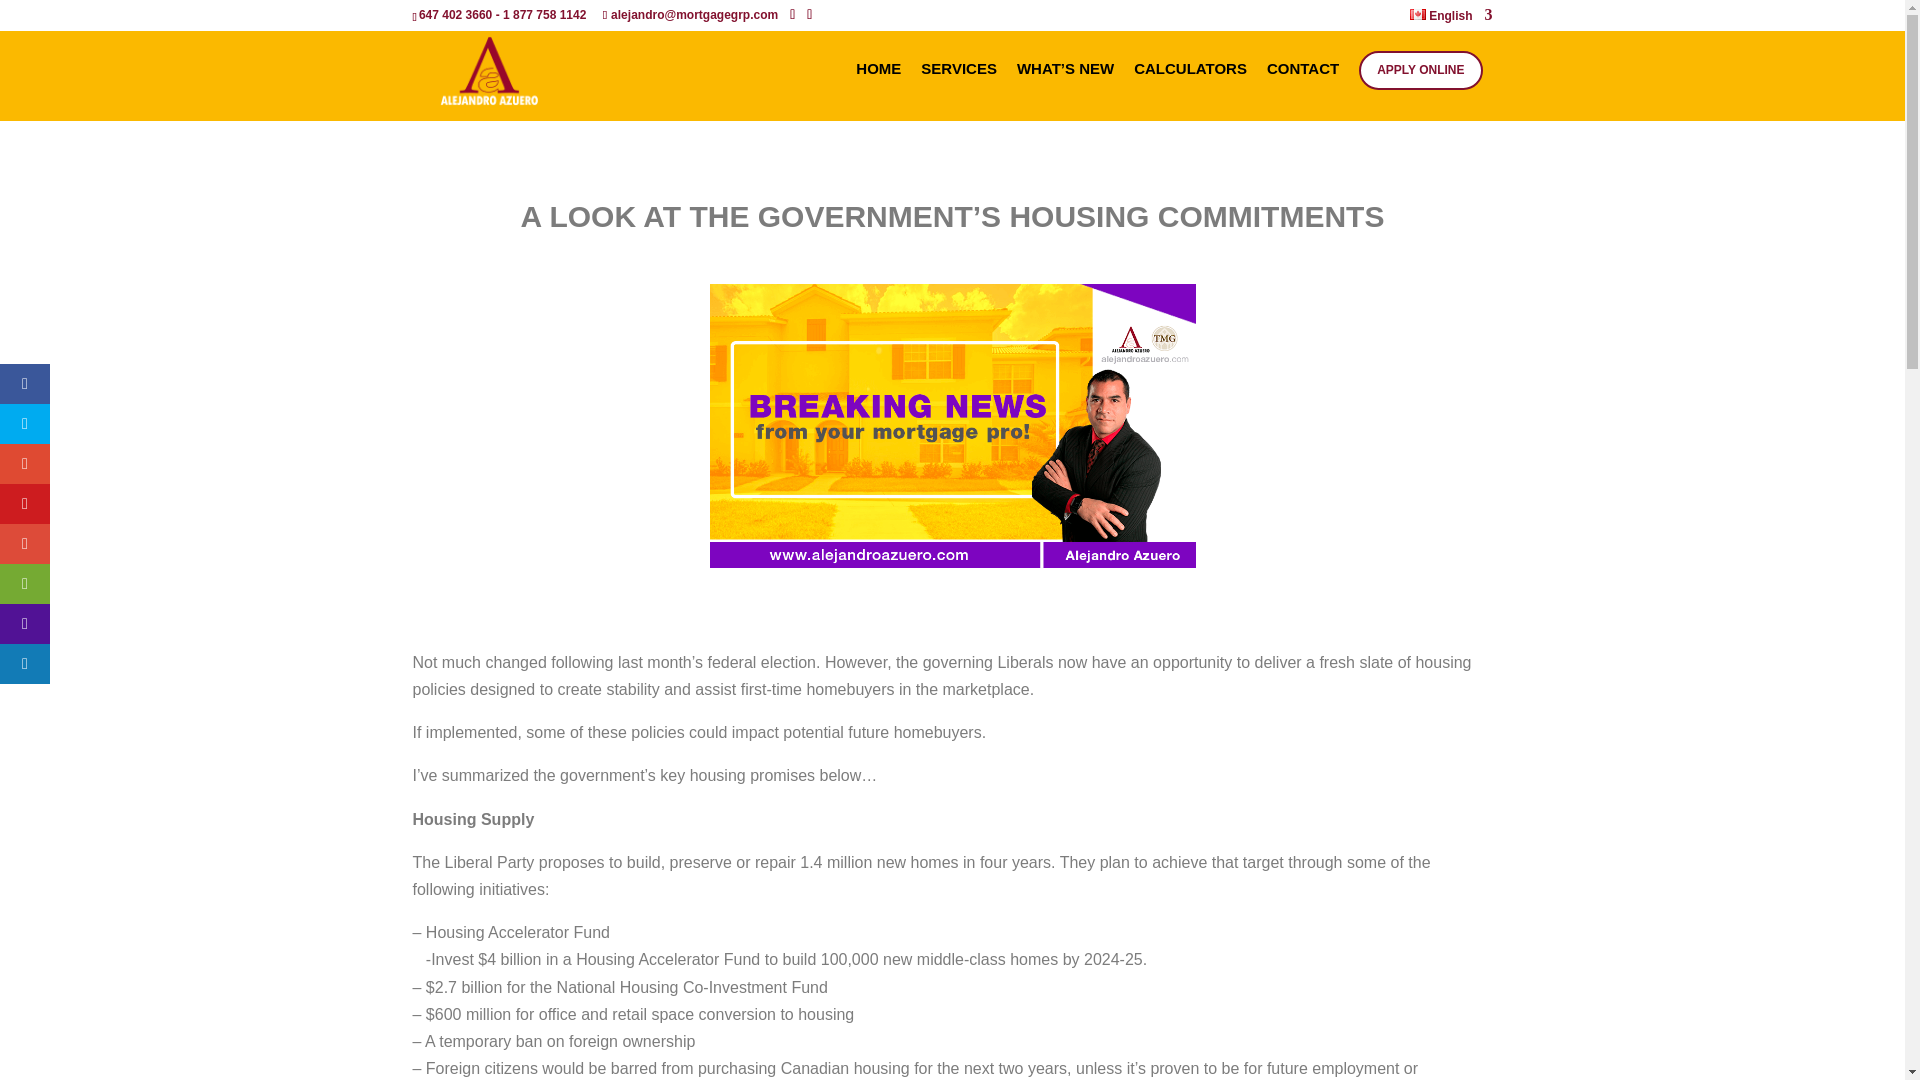 This screenshot has height=1080, width=1920. I want to click on 'SERVICES', so click(920, 91).